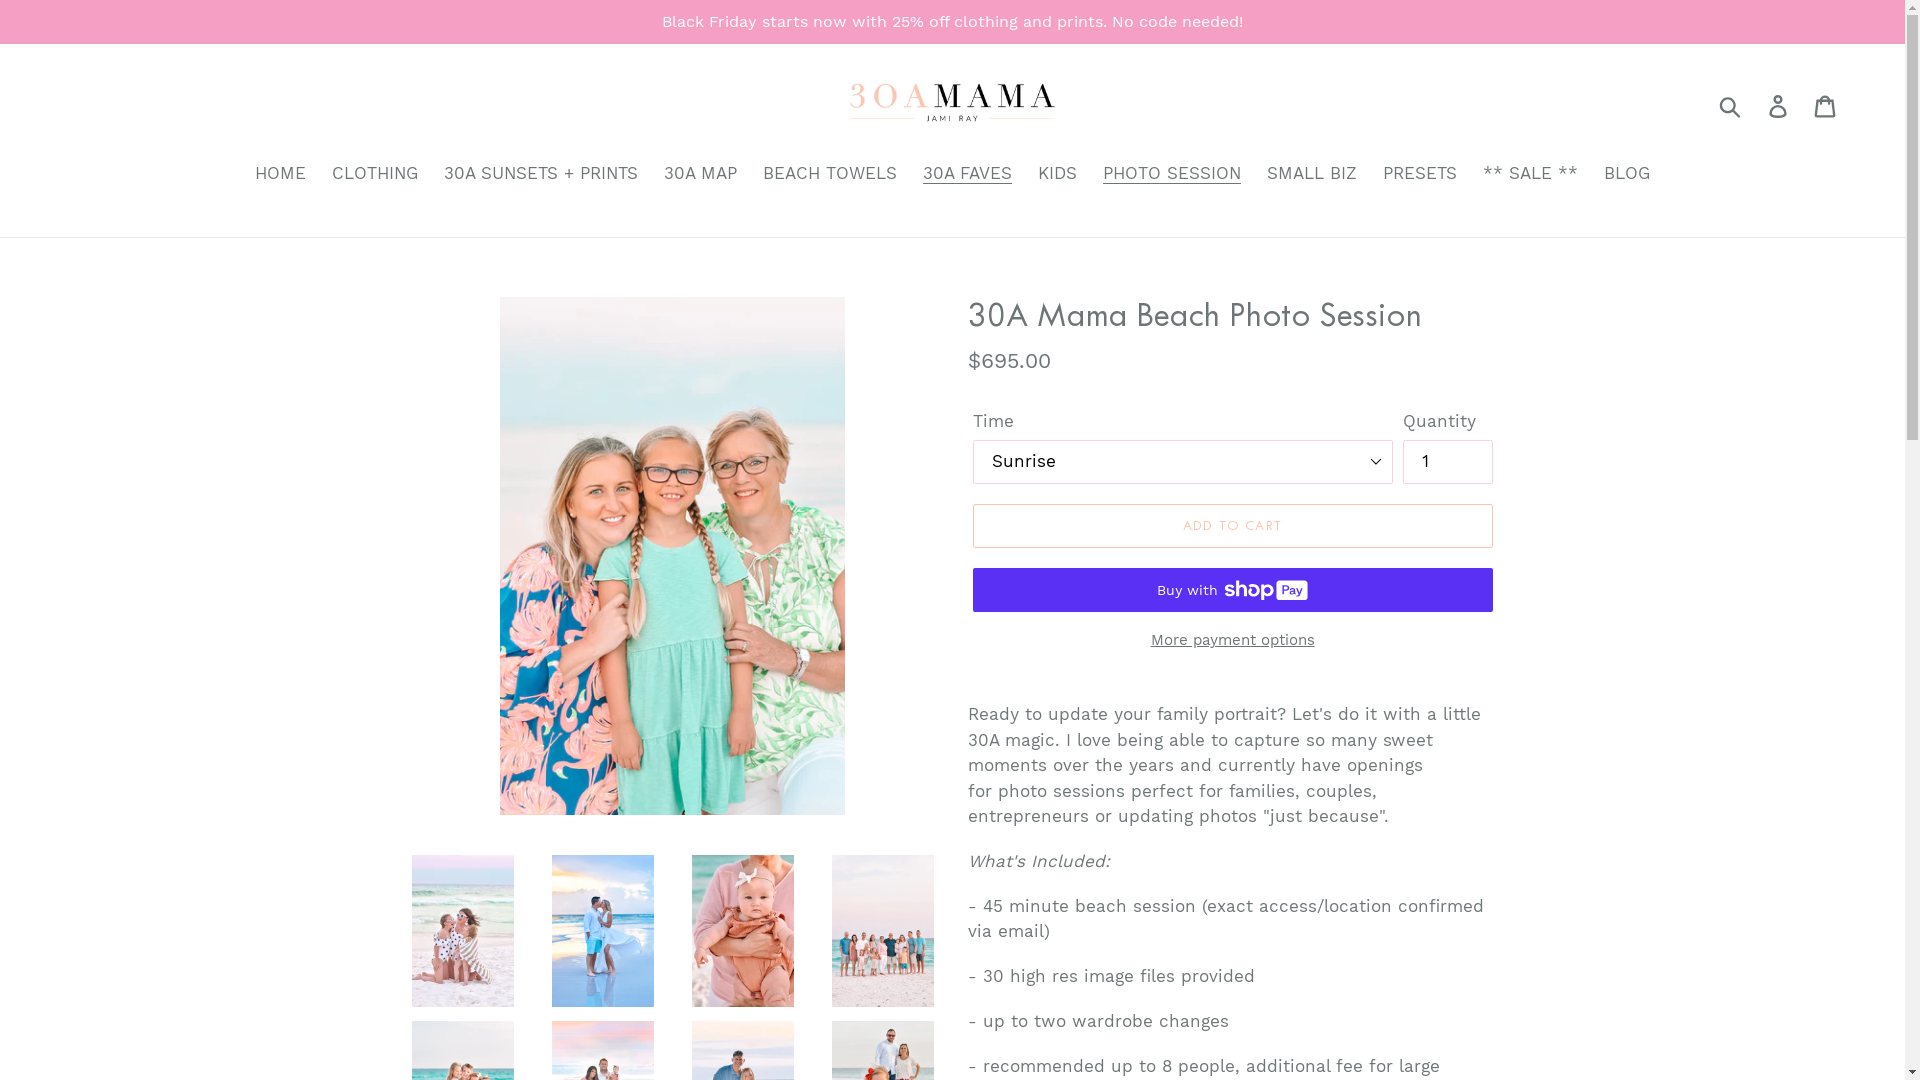 Image resolution: width=1920 pixels, height=1080 pixels. I want to click on 'ADD TO CART', so click(1231, 524).